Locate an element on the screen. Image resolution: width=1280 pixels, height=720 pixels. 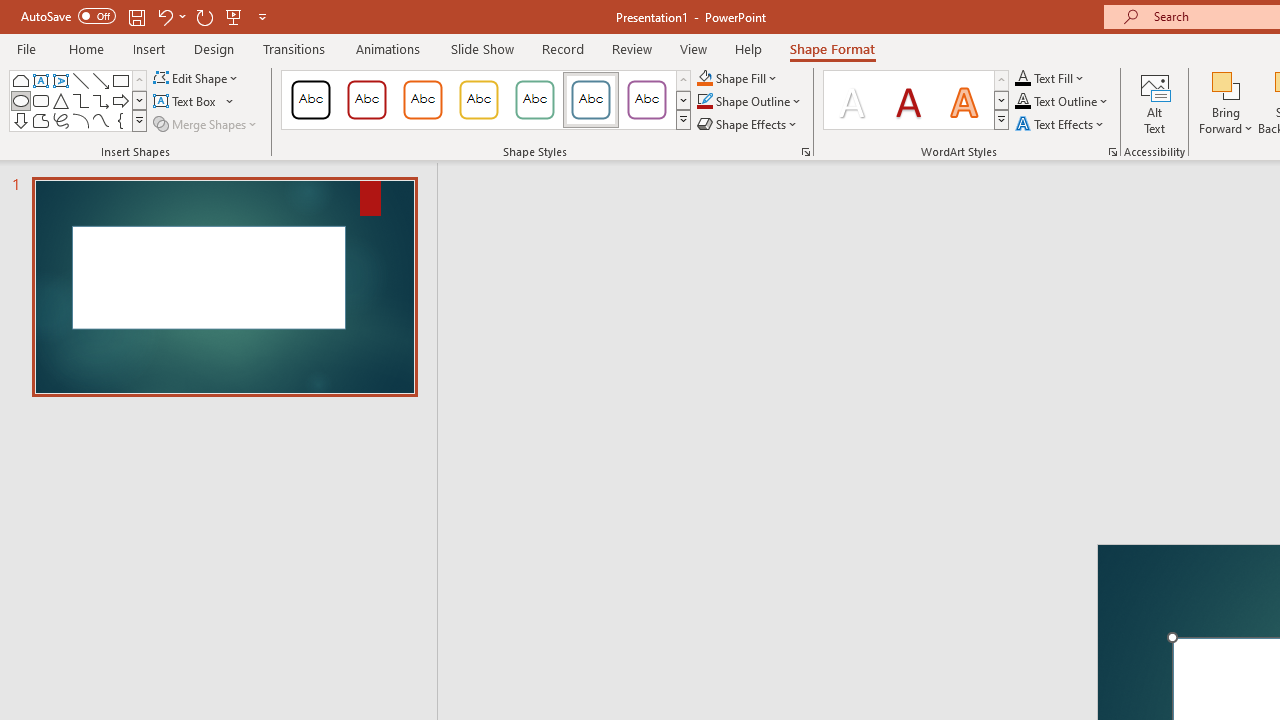
'Fill: White, Text color 1; Shadow' is located at coordinates (853, 100).